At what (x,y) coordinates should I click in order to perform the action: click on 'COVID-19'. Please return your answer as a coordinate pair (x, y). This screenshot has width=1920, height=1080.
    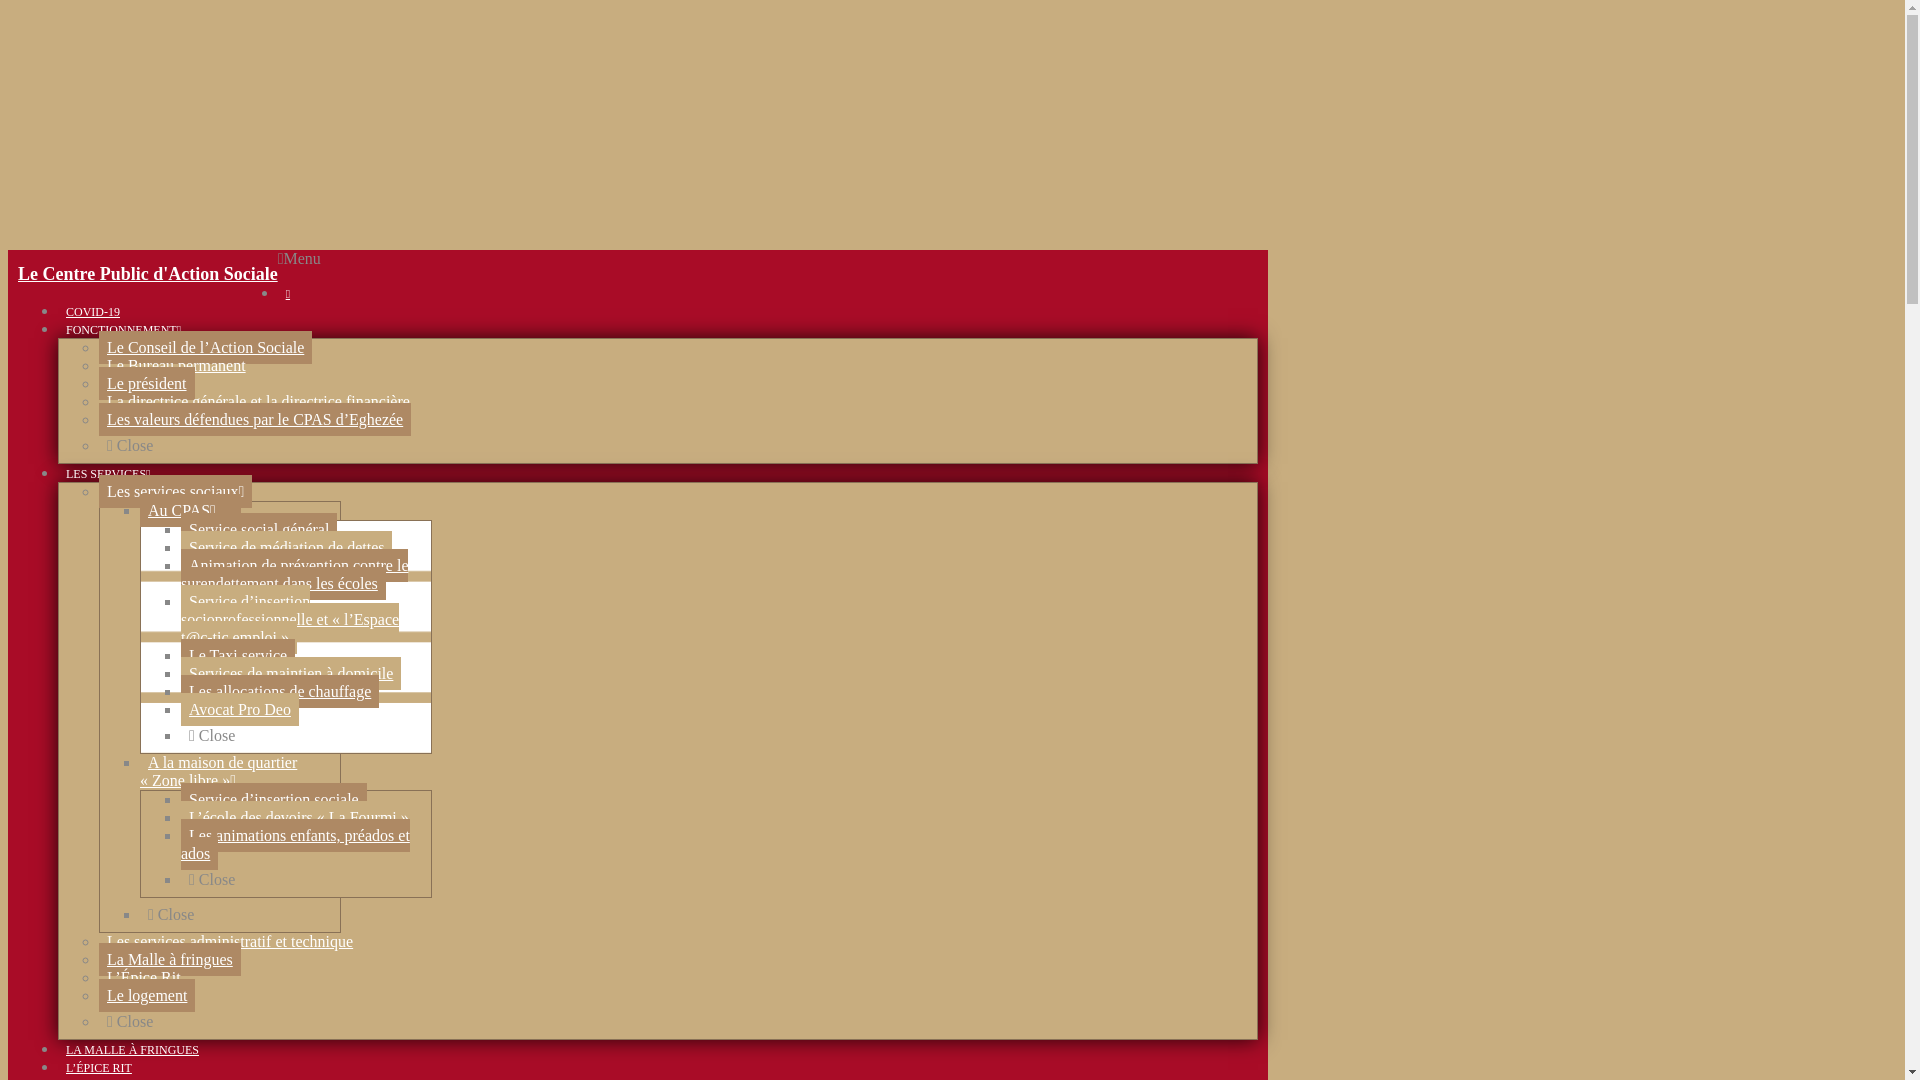
    Looking at the image, I should click on (91, 312).